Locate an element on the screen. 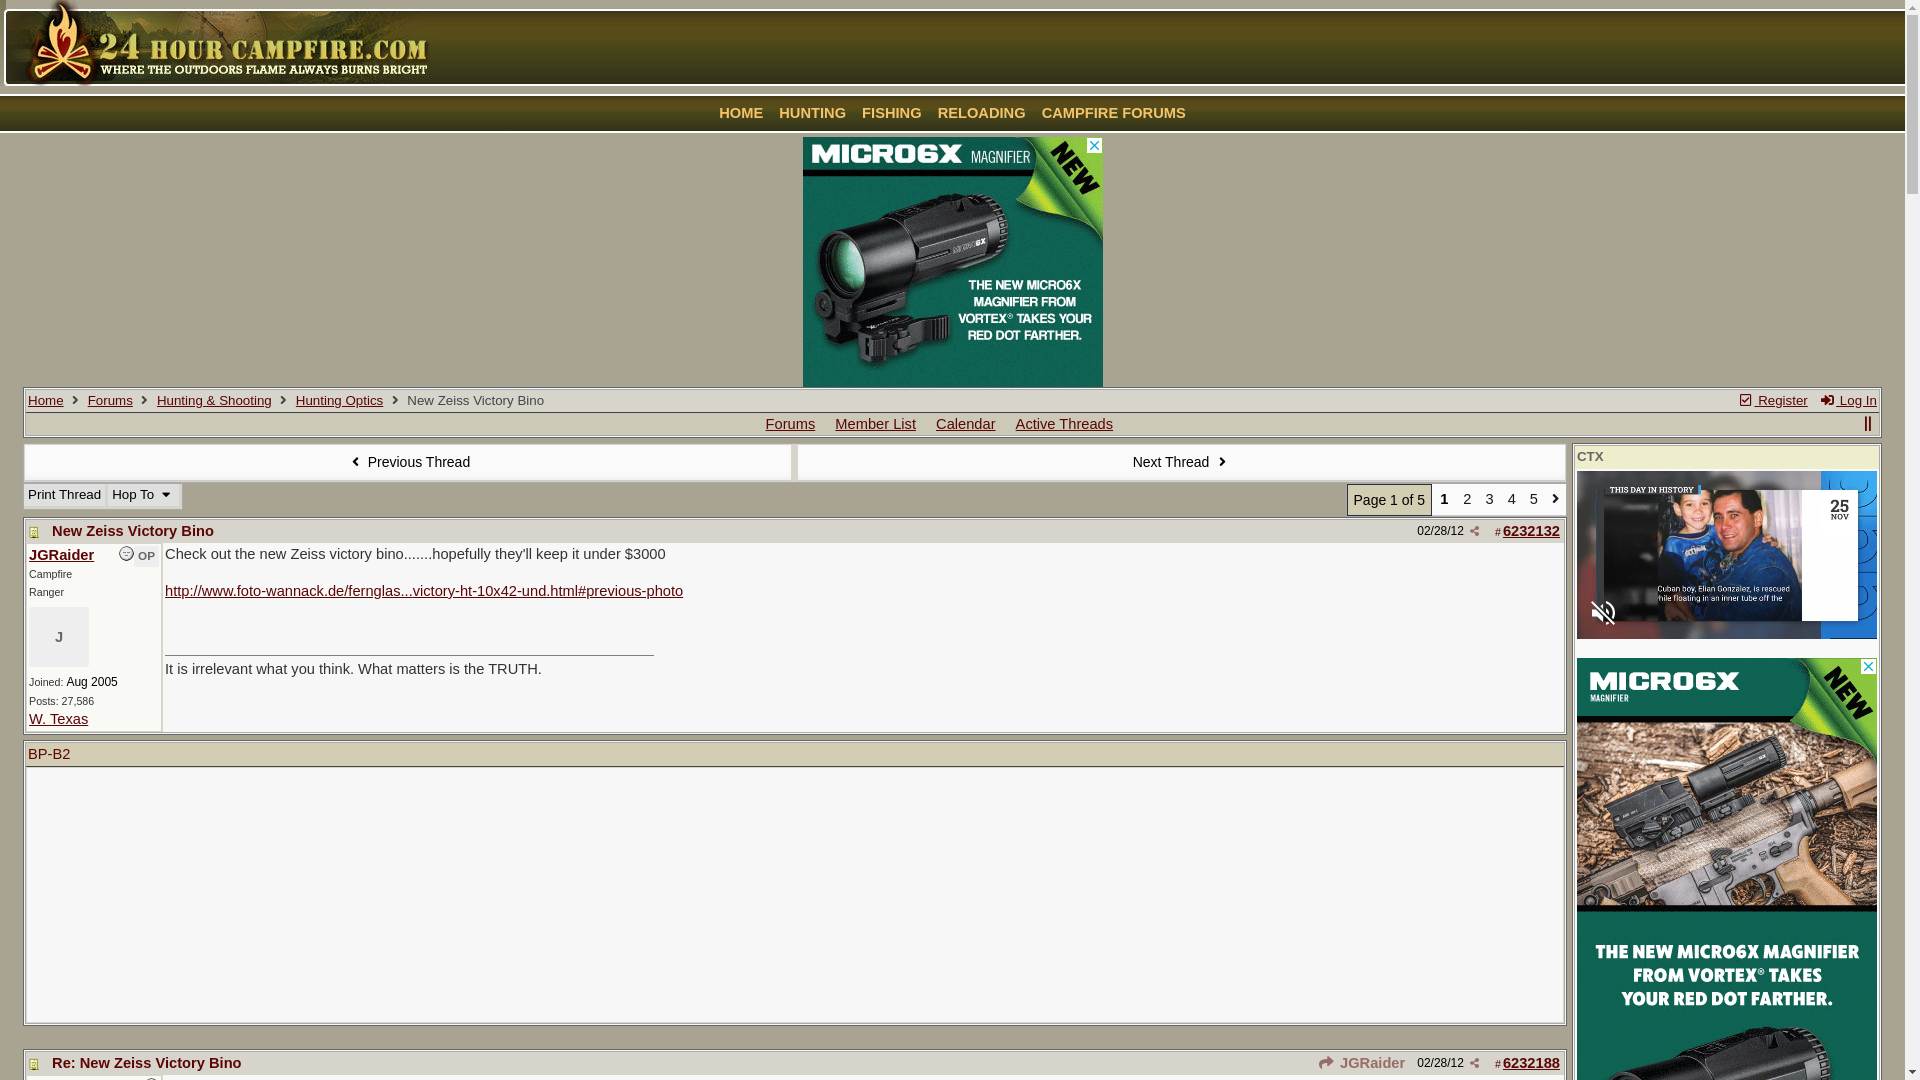 This screenshot has height=1080, width=1920. 'Forums' is located at coordinates (790, 423).